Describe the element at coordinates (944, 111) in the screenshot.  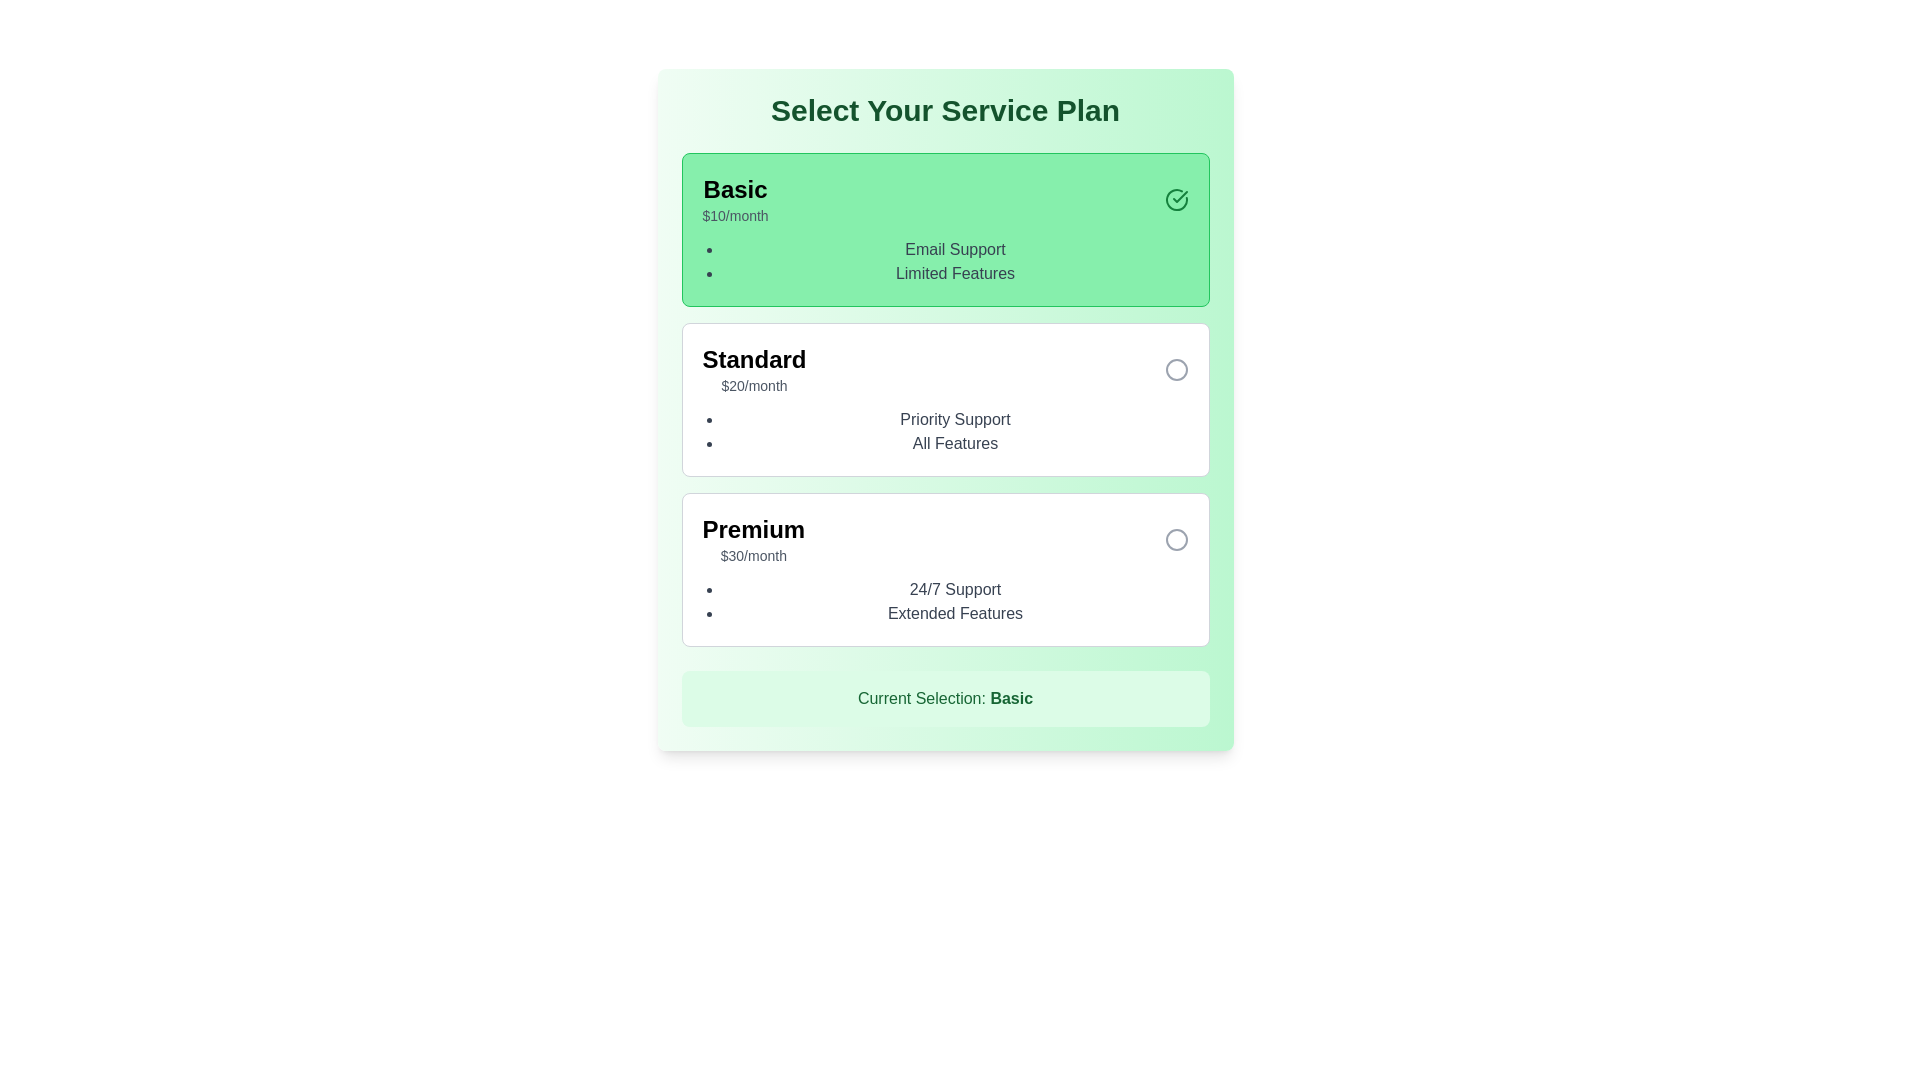
I see `the heading that indicates the service plan selection panel, positioned at the top of the panel above all service plan options` at that location.